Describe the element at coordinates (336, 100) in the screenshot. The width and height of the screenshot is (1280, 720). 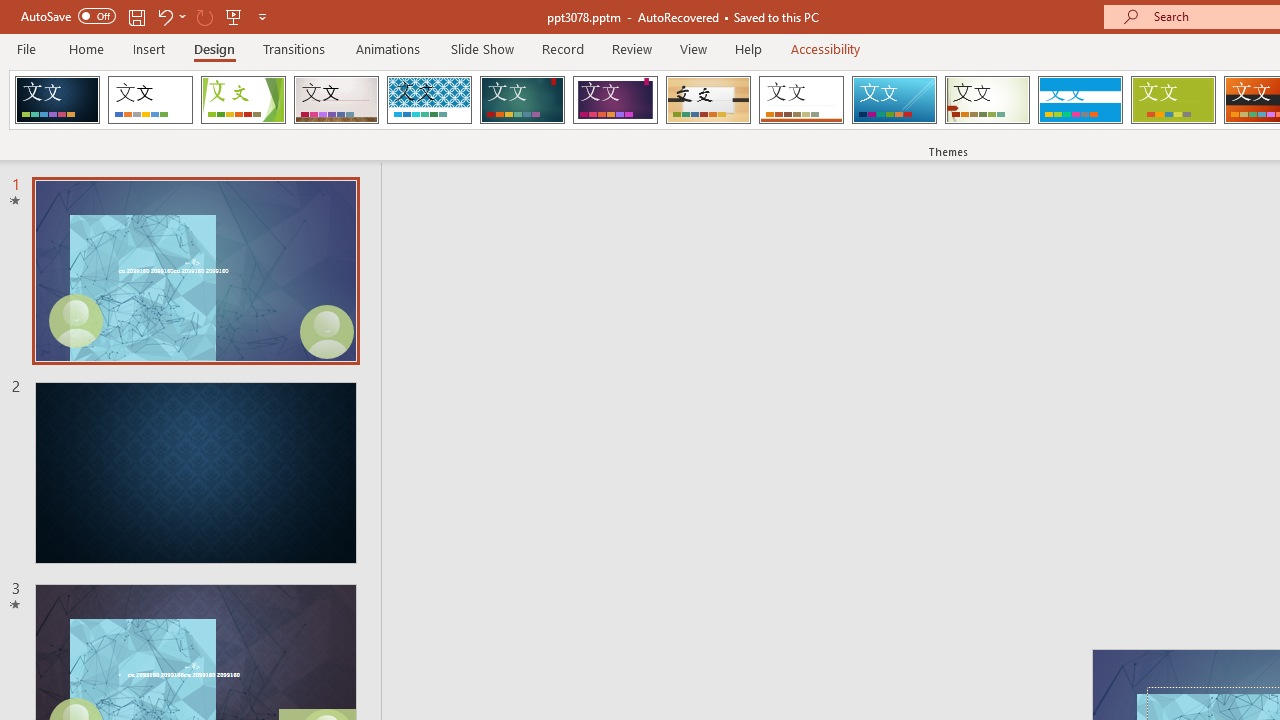
I see `'Gallery'` at that location.